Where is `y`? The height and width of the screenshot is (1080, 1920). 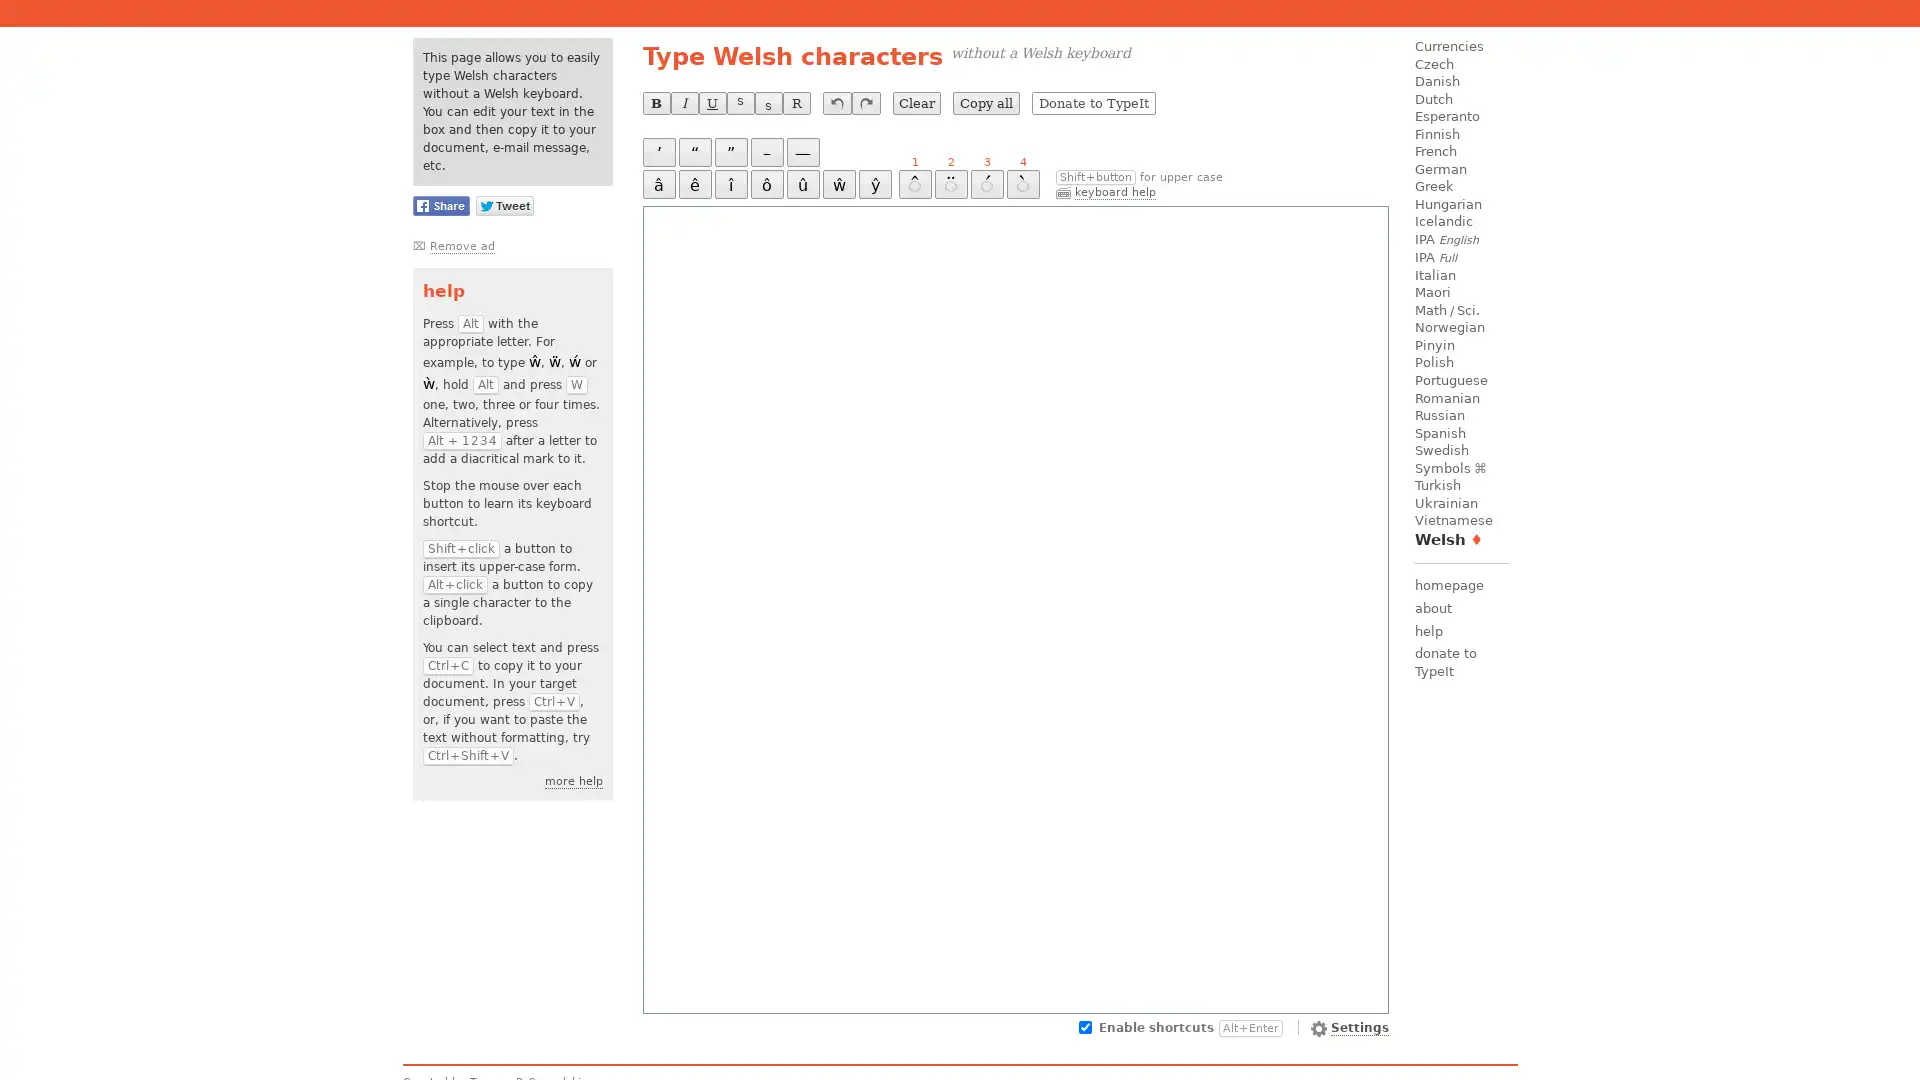
y is located at coordinates (874, 184).